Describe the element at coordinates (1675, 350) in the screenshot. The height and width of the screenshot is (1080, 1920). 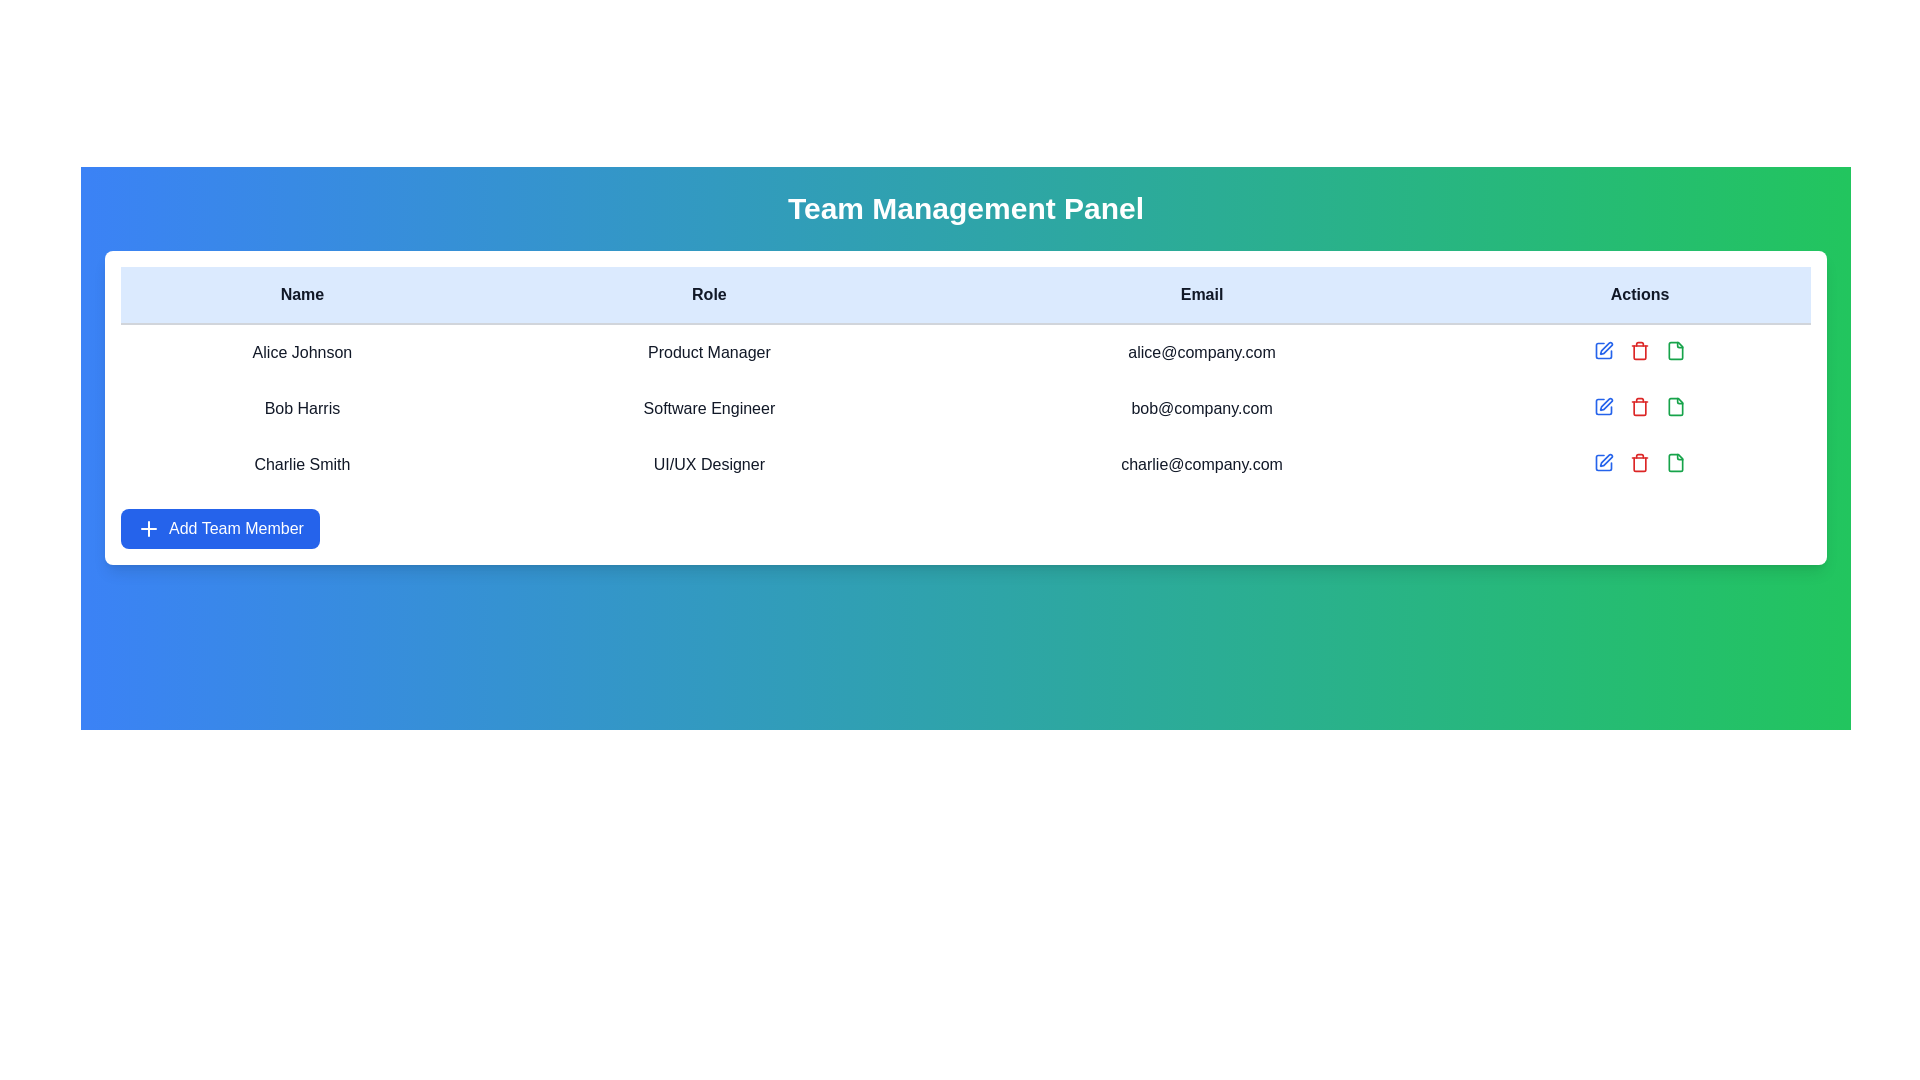
I see `the green icon button representing a file or document located in the 'Actions' column of the third row in the table` at that location.